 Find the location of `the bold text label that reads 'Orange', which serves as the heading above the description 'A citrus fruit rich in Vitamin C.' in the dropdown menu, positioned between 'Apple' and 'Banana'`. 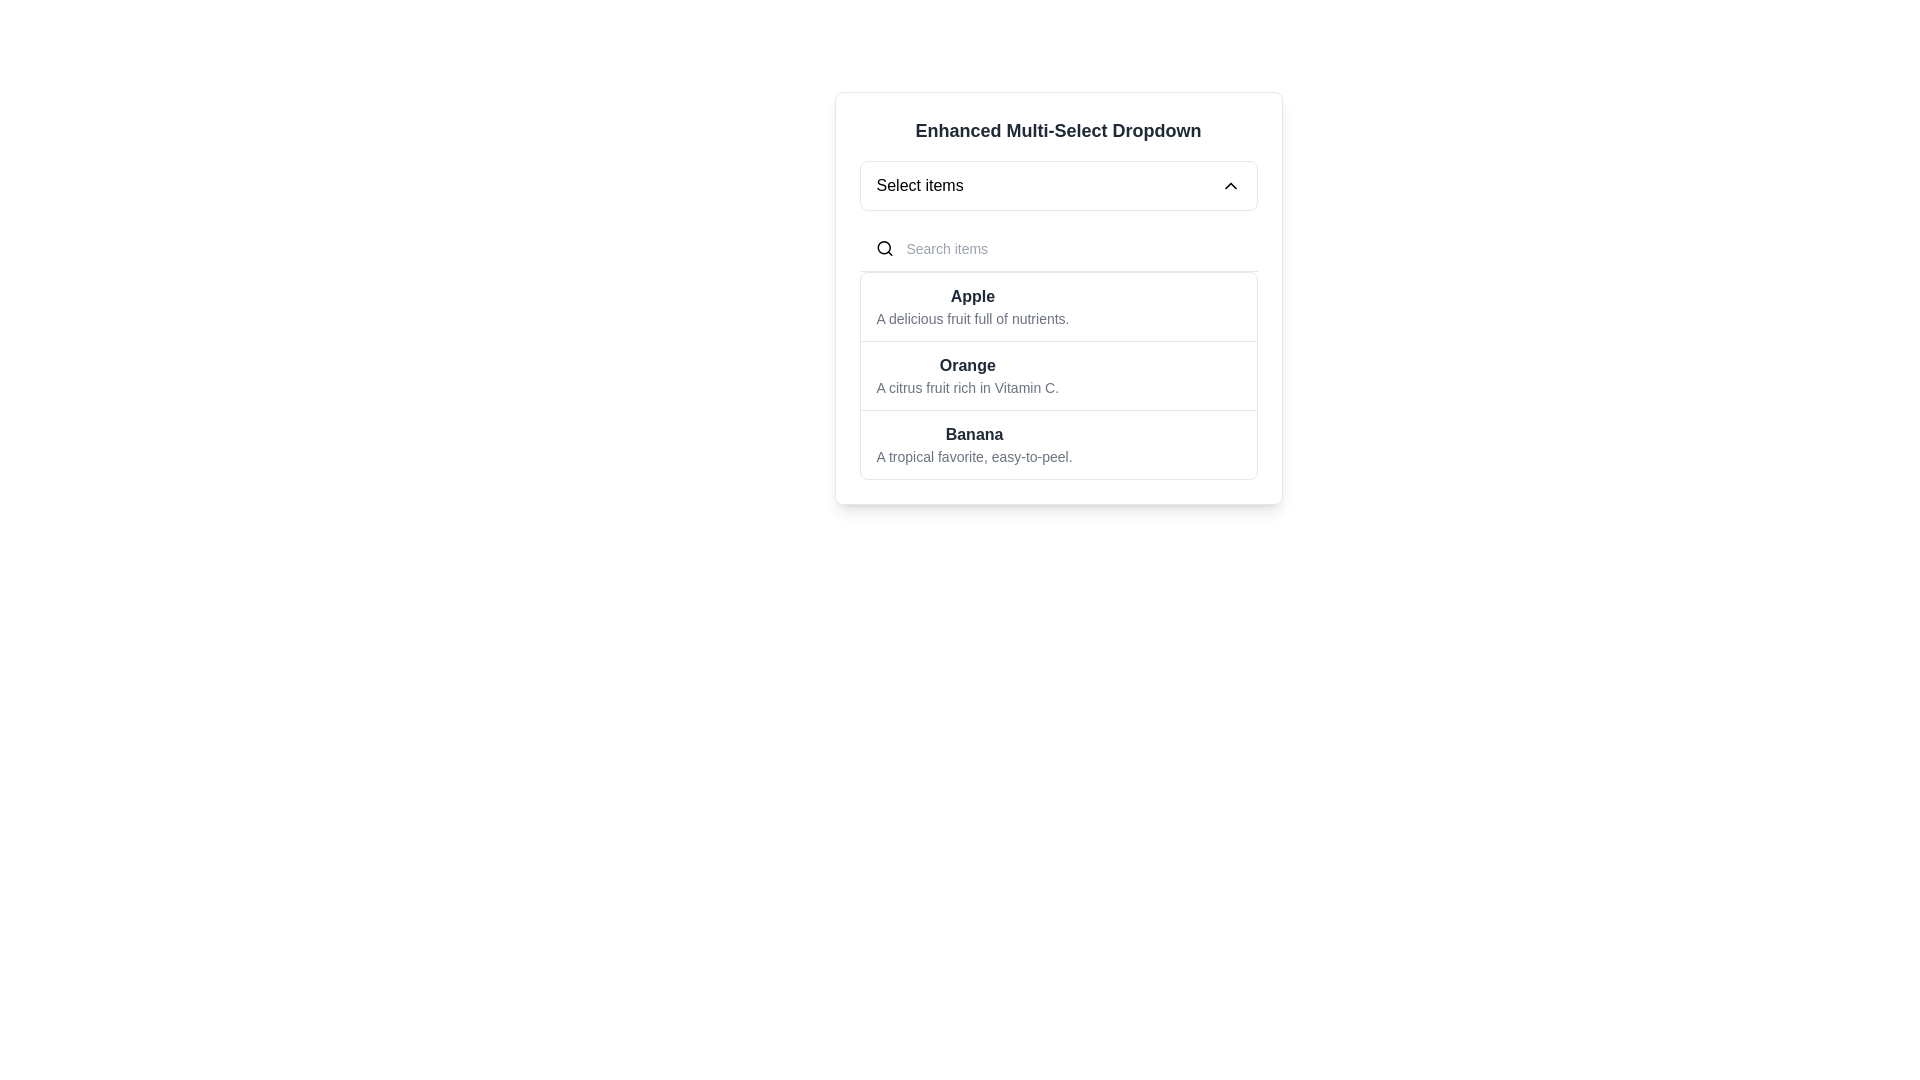

the bold text label that reads 'Orange', which serves as the heading above the description 'A citrus fruit rich in Vitamin C.' in the dropdown menu, positioned between 'Apple' and 'Banana' is located at coordinates (967, 366).